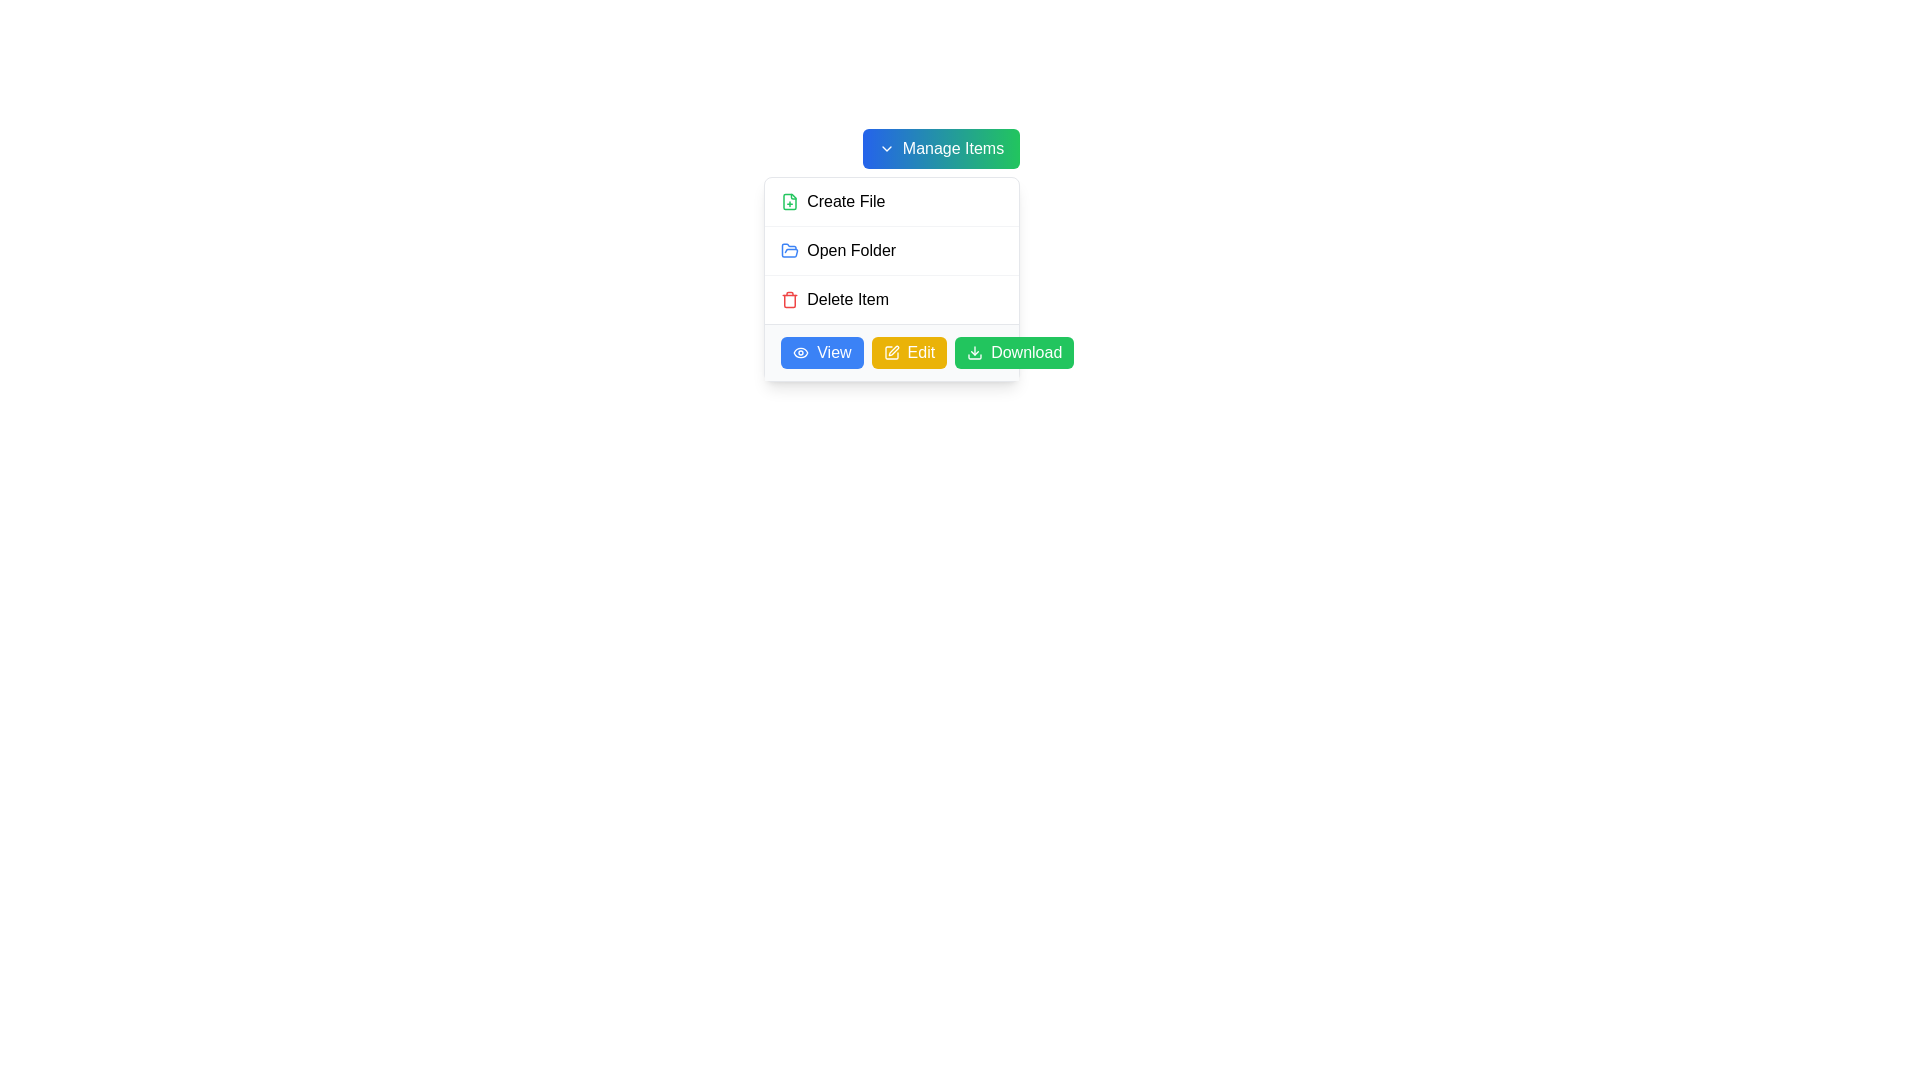 The height and width of the screenshot is (1080, 1920). Describe the element at coordinates (891, 201) in the screenshot. I see `the menu item that triggers a command to create a new file, located above the 'Open Folder' and 'Delete Item' options in the vertical list under the 'Manage Items' button` at that location.